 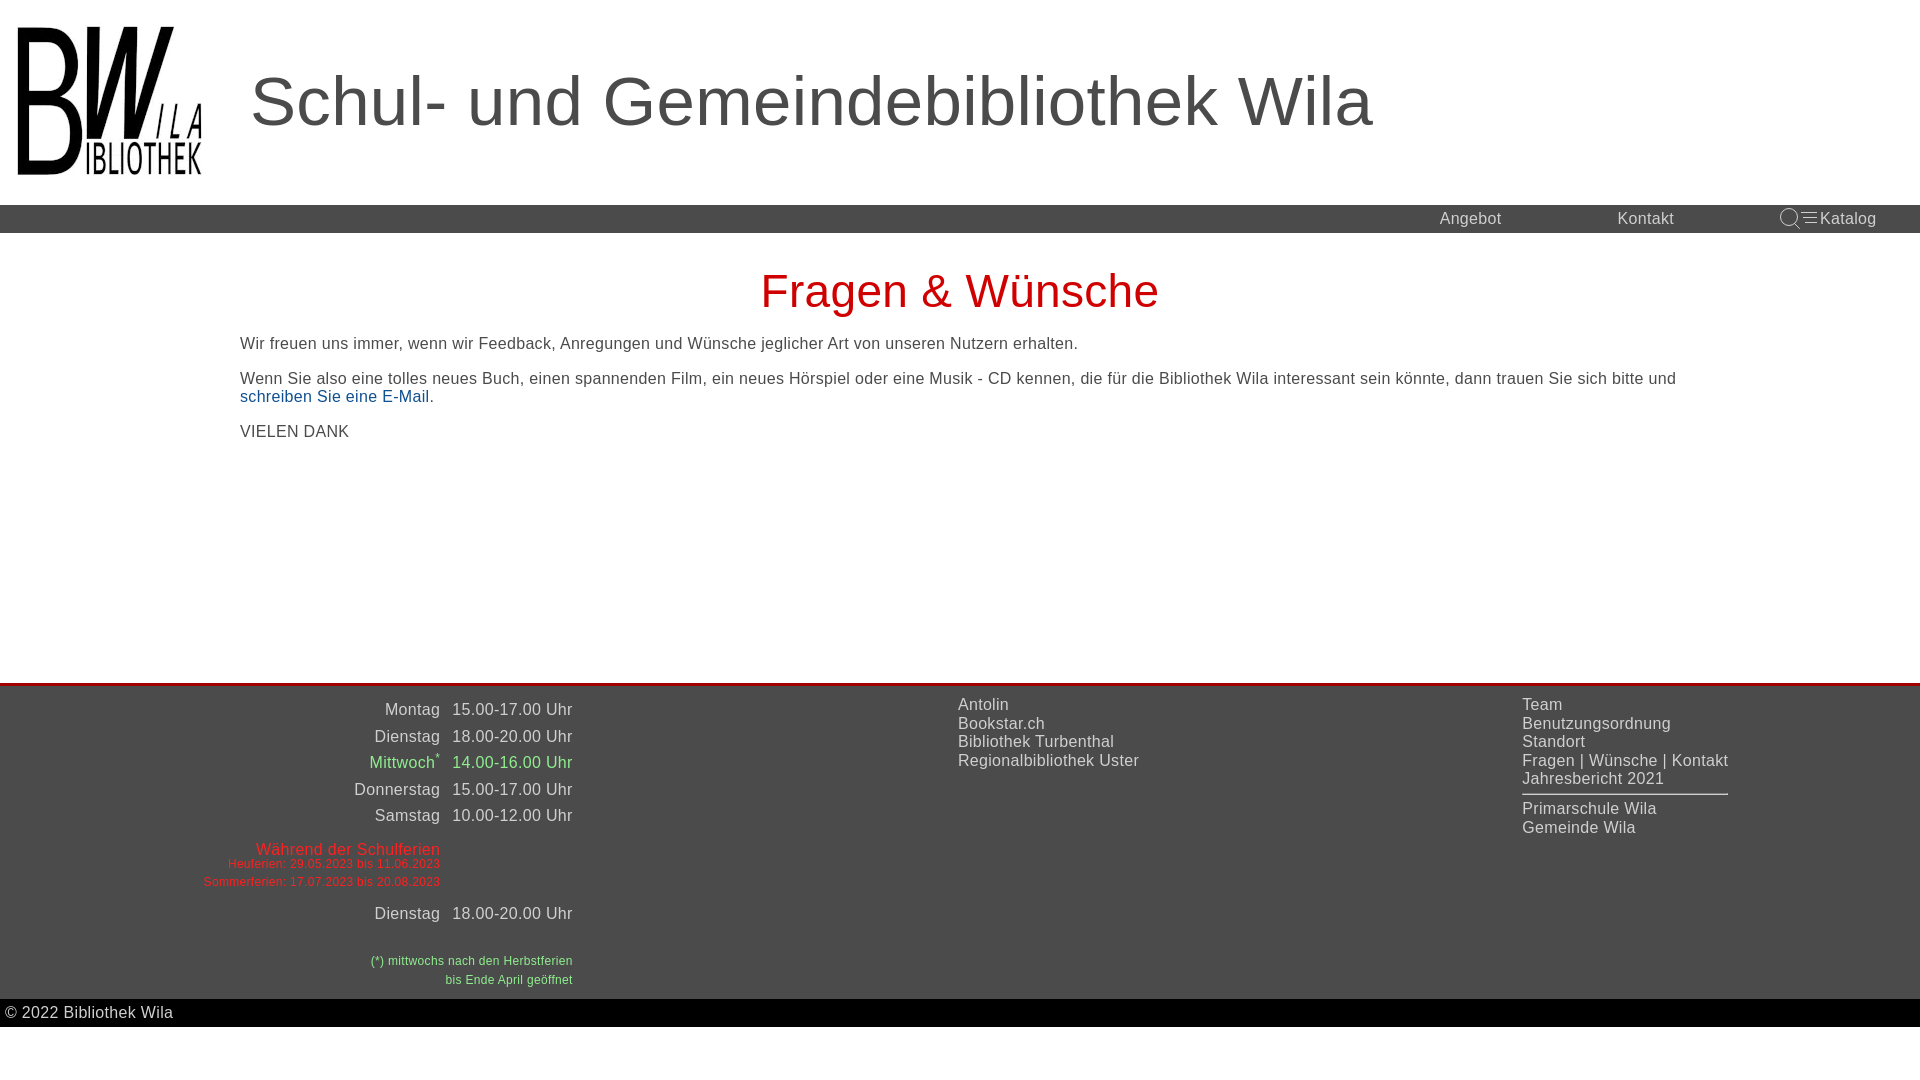 I want to click on 'Angebot', so click(x=1470, y=219).